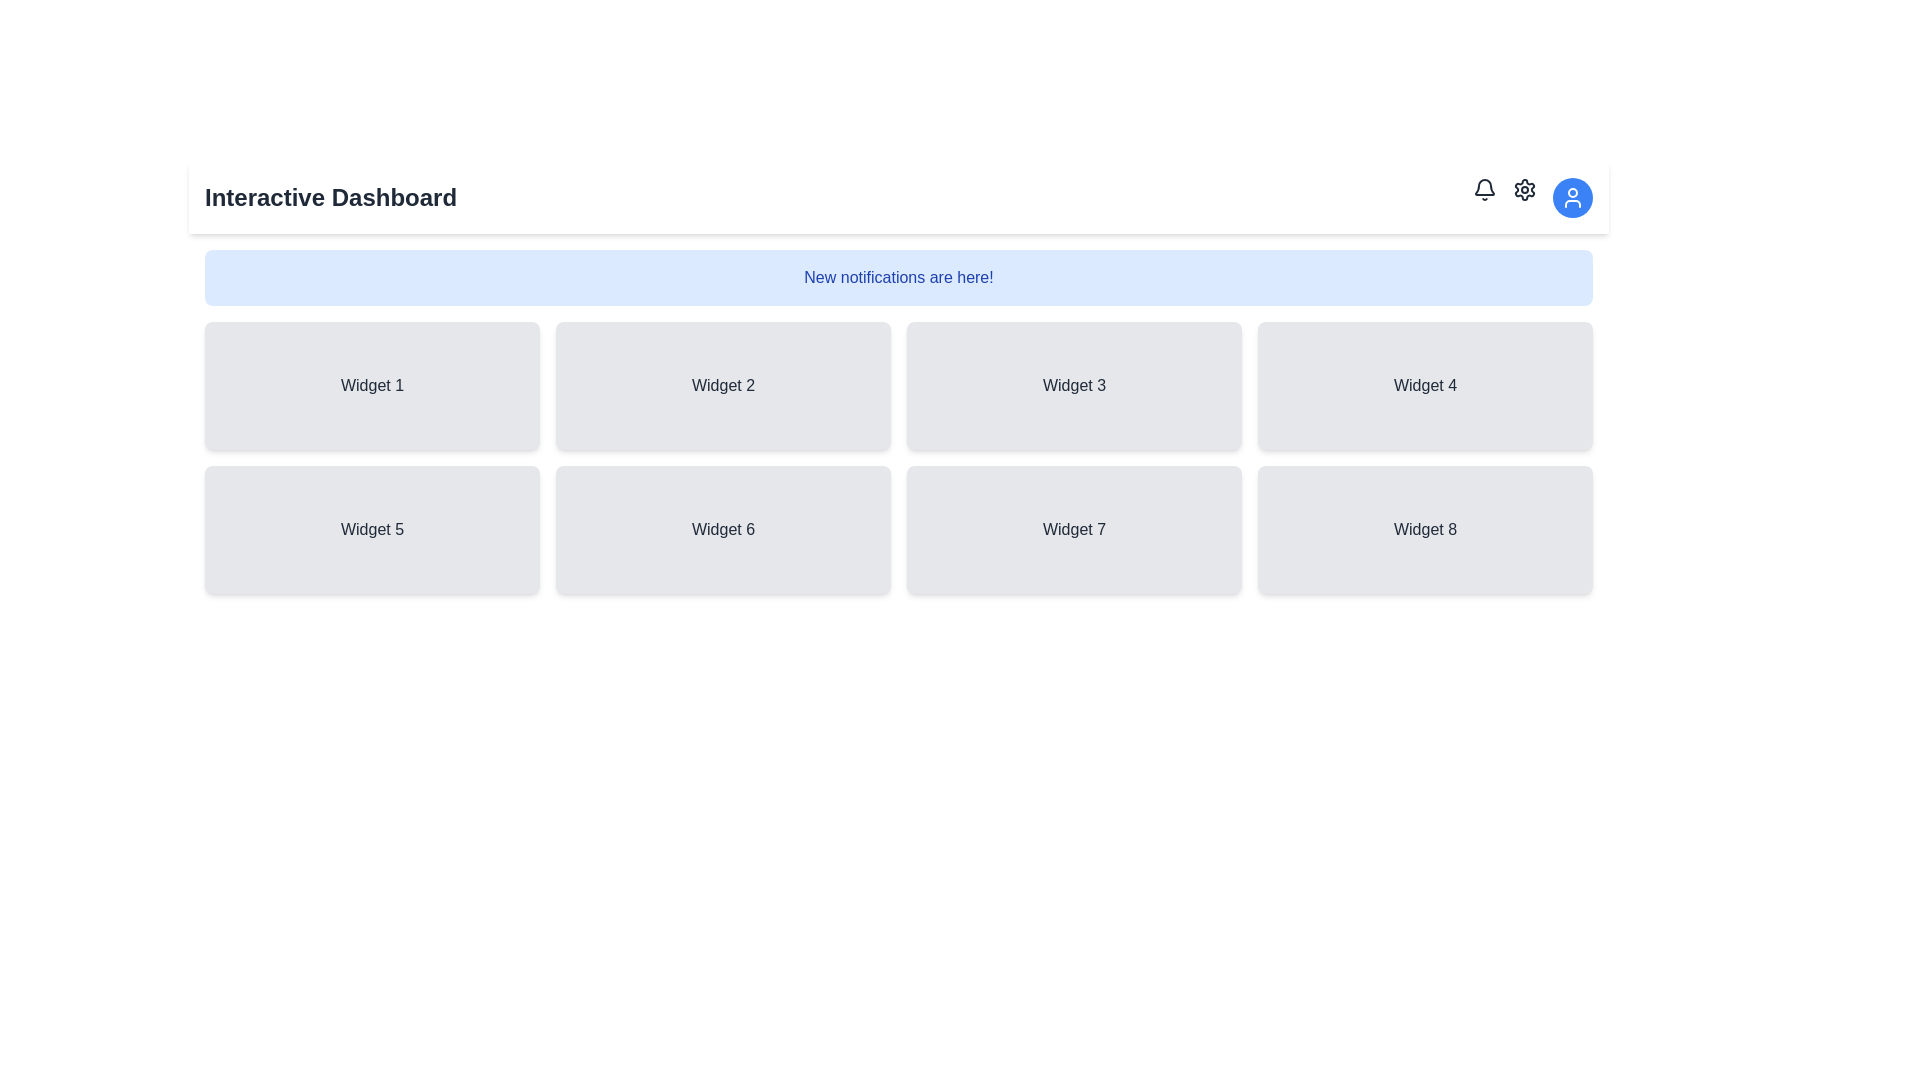  Describe the element at coordinates (372, 385) in the screenshot. I see `the non-interactive widget card located in the first row and first column of the grid layout, which serves to indicate a segment of content or functionality` at that location.